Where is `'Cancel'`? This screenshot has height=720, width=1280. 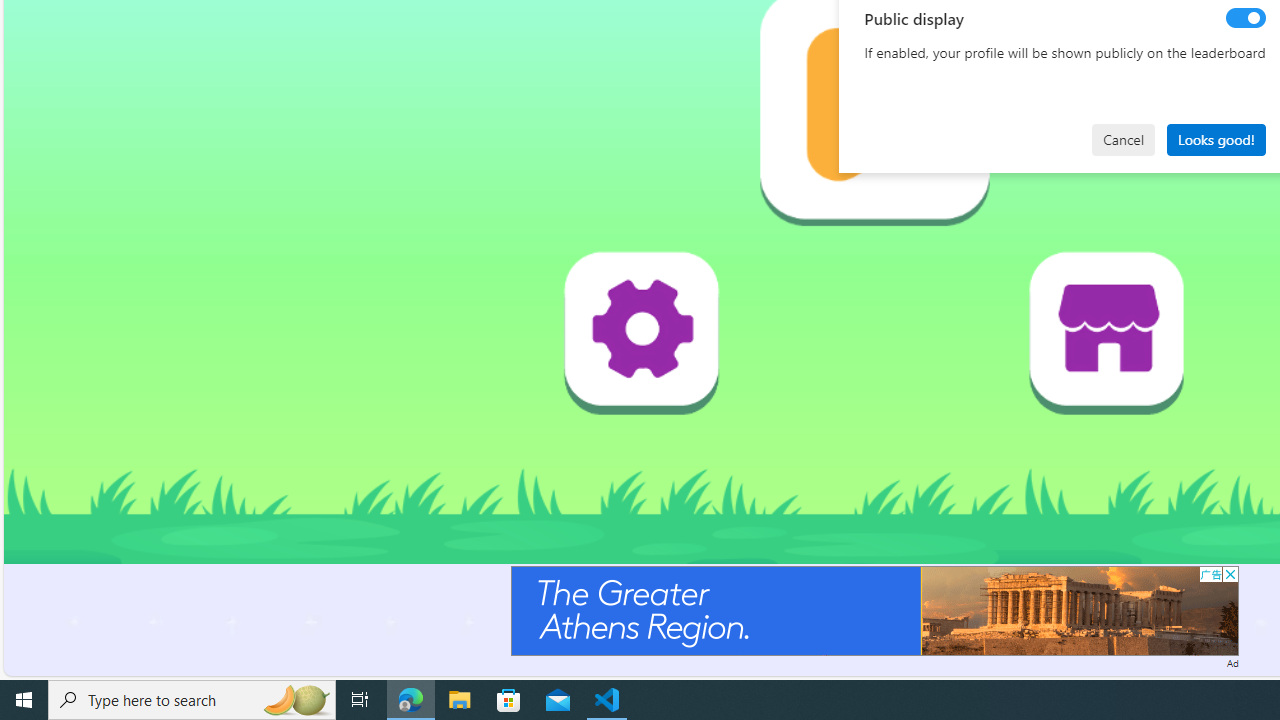 'Cancel' is located at coordinates (1123, 138).